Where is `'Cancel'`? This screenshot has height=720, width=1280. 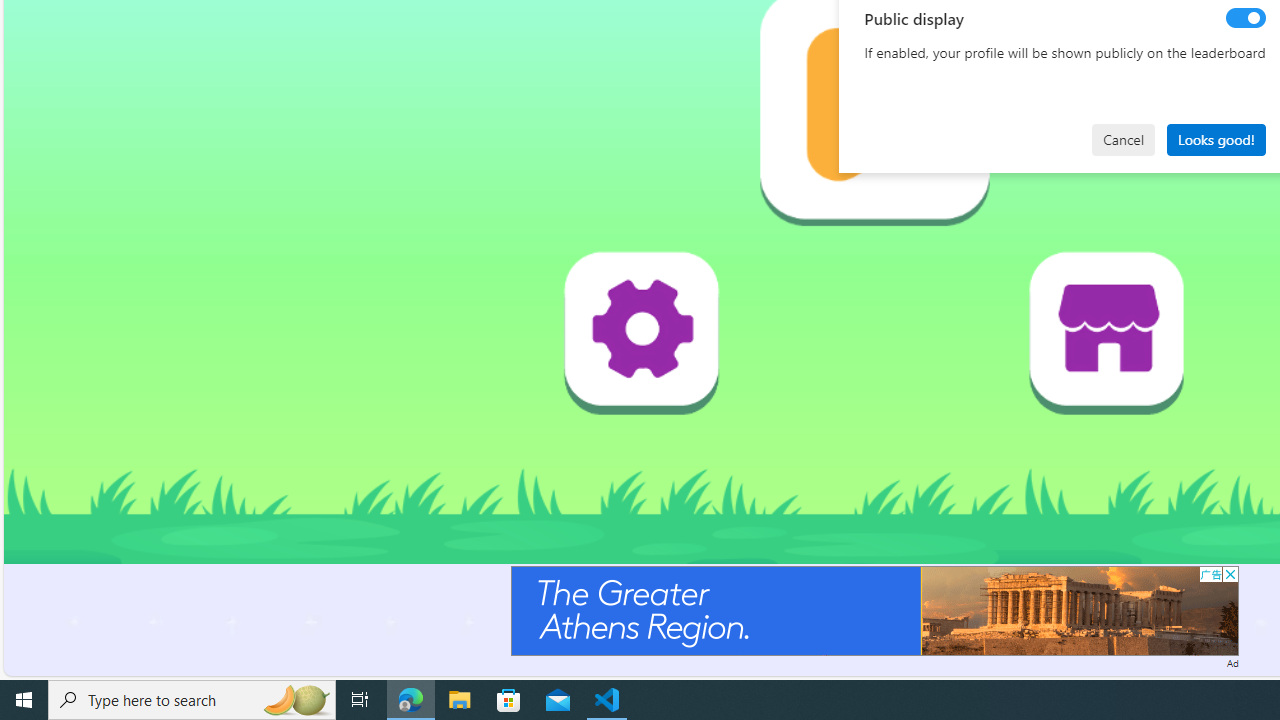 'Cancel' is located at coordinates (1123, 138).